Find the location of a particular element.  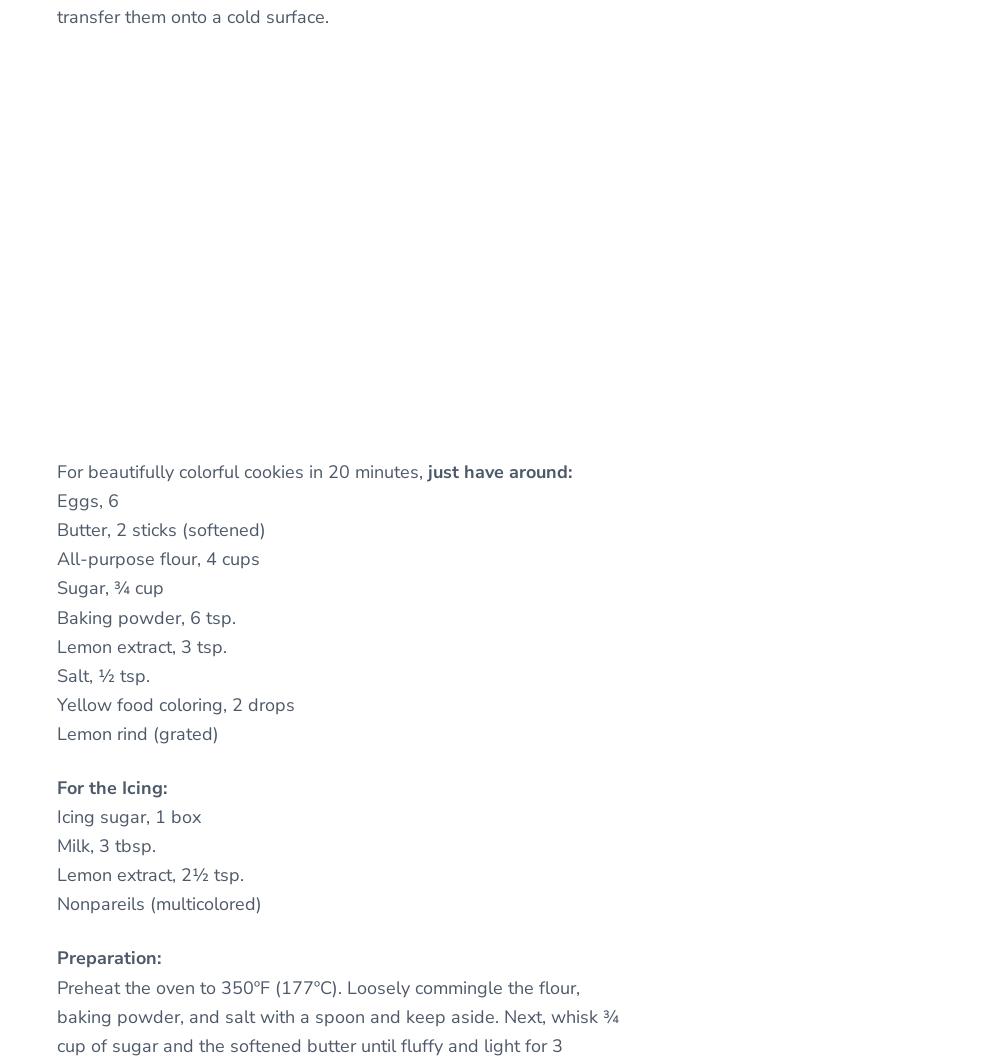

'Preparation:' is located at coordinates (108, 956).